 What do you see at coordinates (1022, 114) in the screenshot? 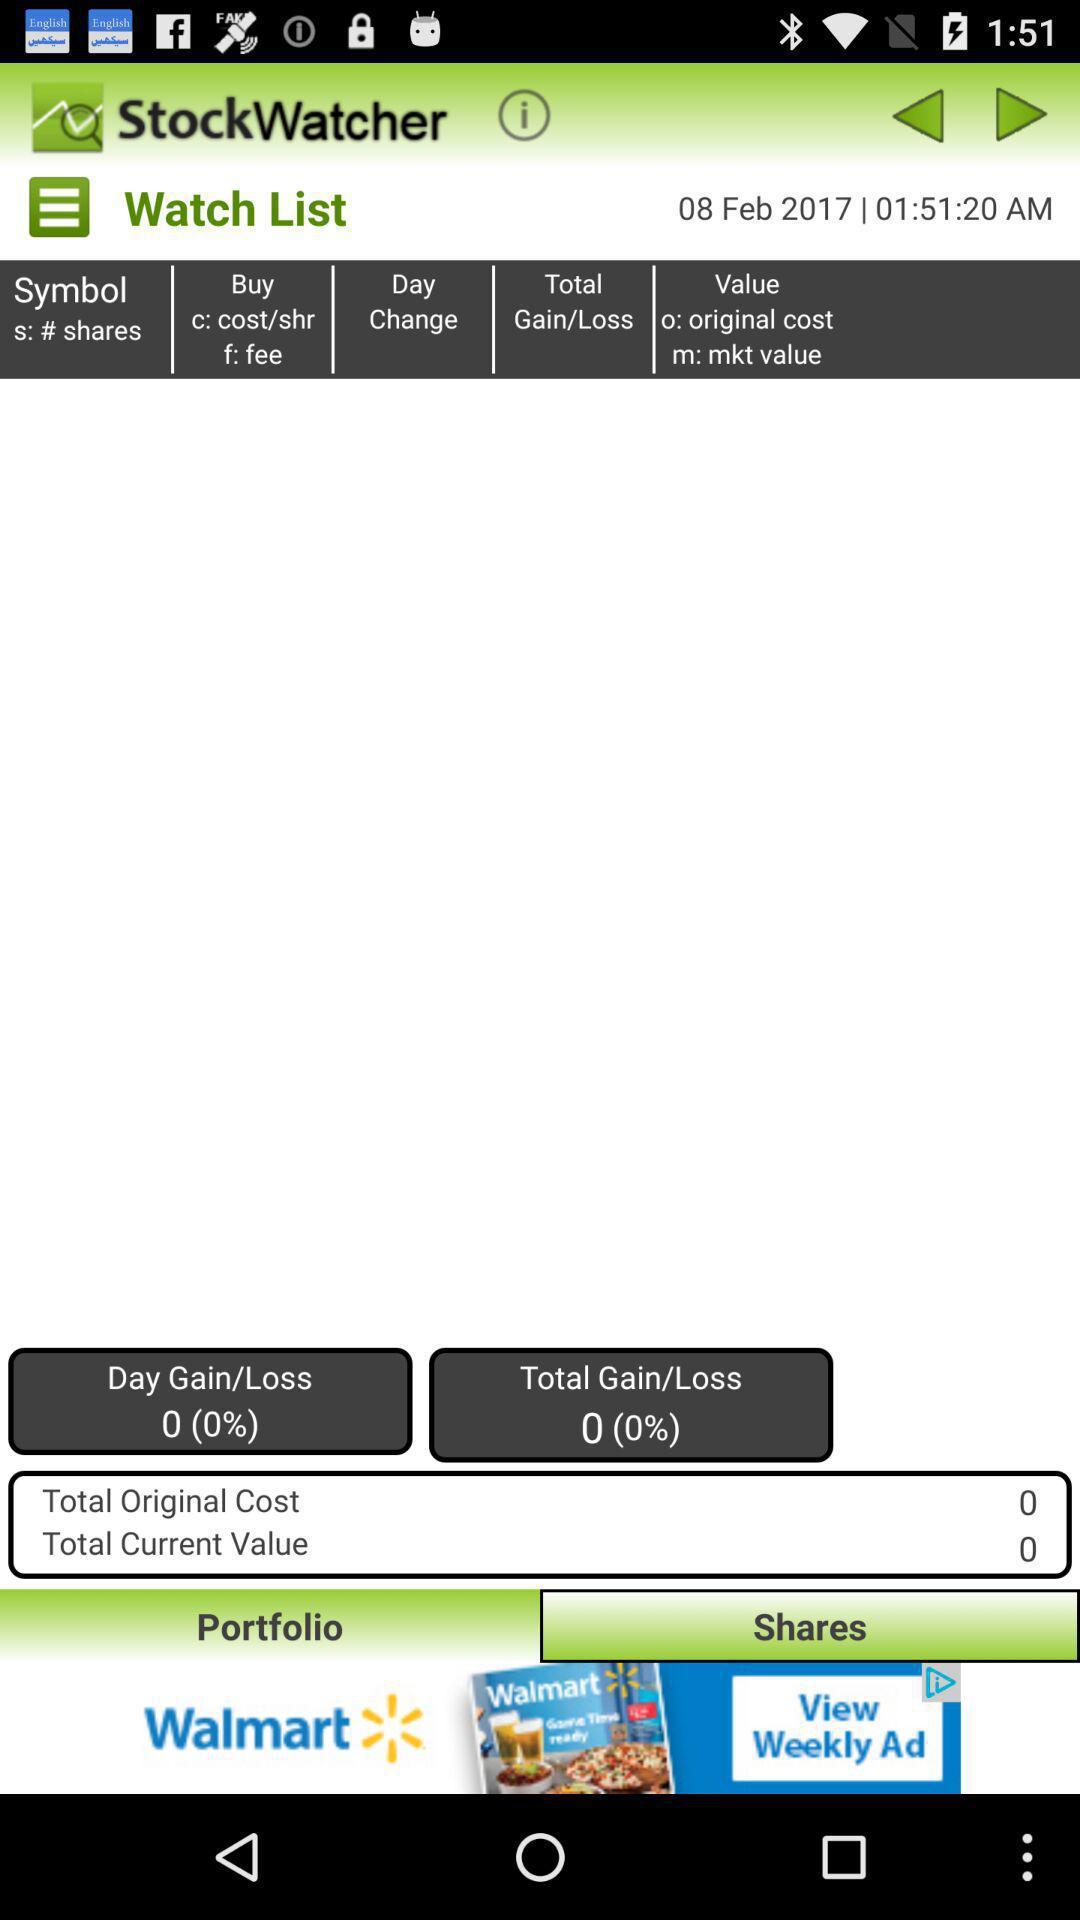
I see `for ward` at bounding box center [1022, 114].